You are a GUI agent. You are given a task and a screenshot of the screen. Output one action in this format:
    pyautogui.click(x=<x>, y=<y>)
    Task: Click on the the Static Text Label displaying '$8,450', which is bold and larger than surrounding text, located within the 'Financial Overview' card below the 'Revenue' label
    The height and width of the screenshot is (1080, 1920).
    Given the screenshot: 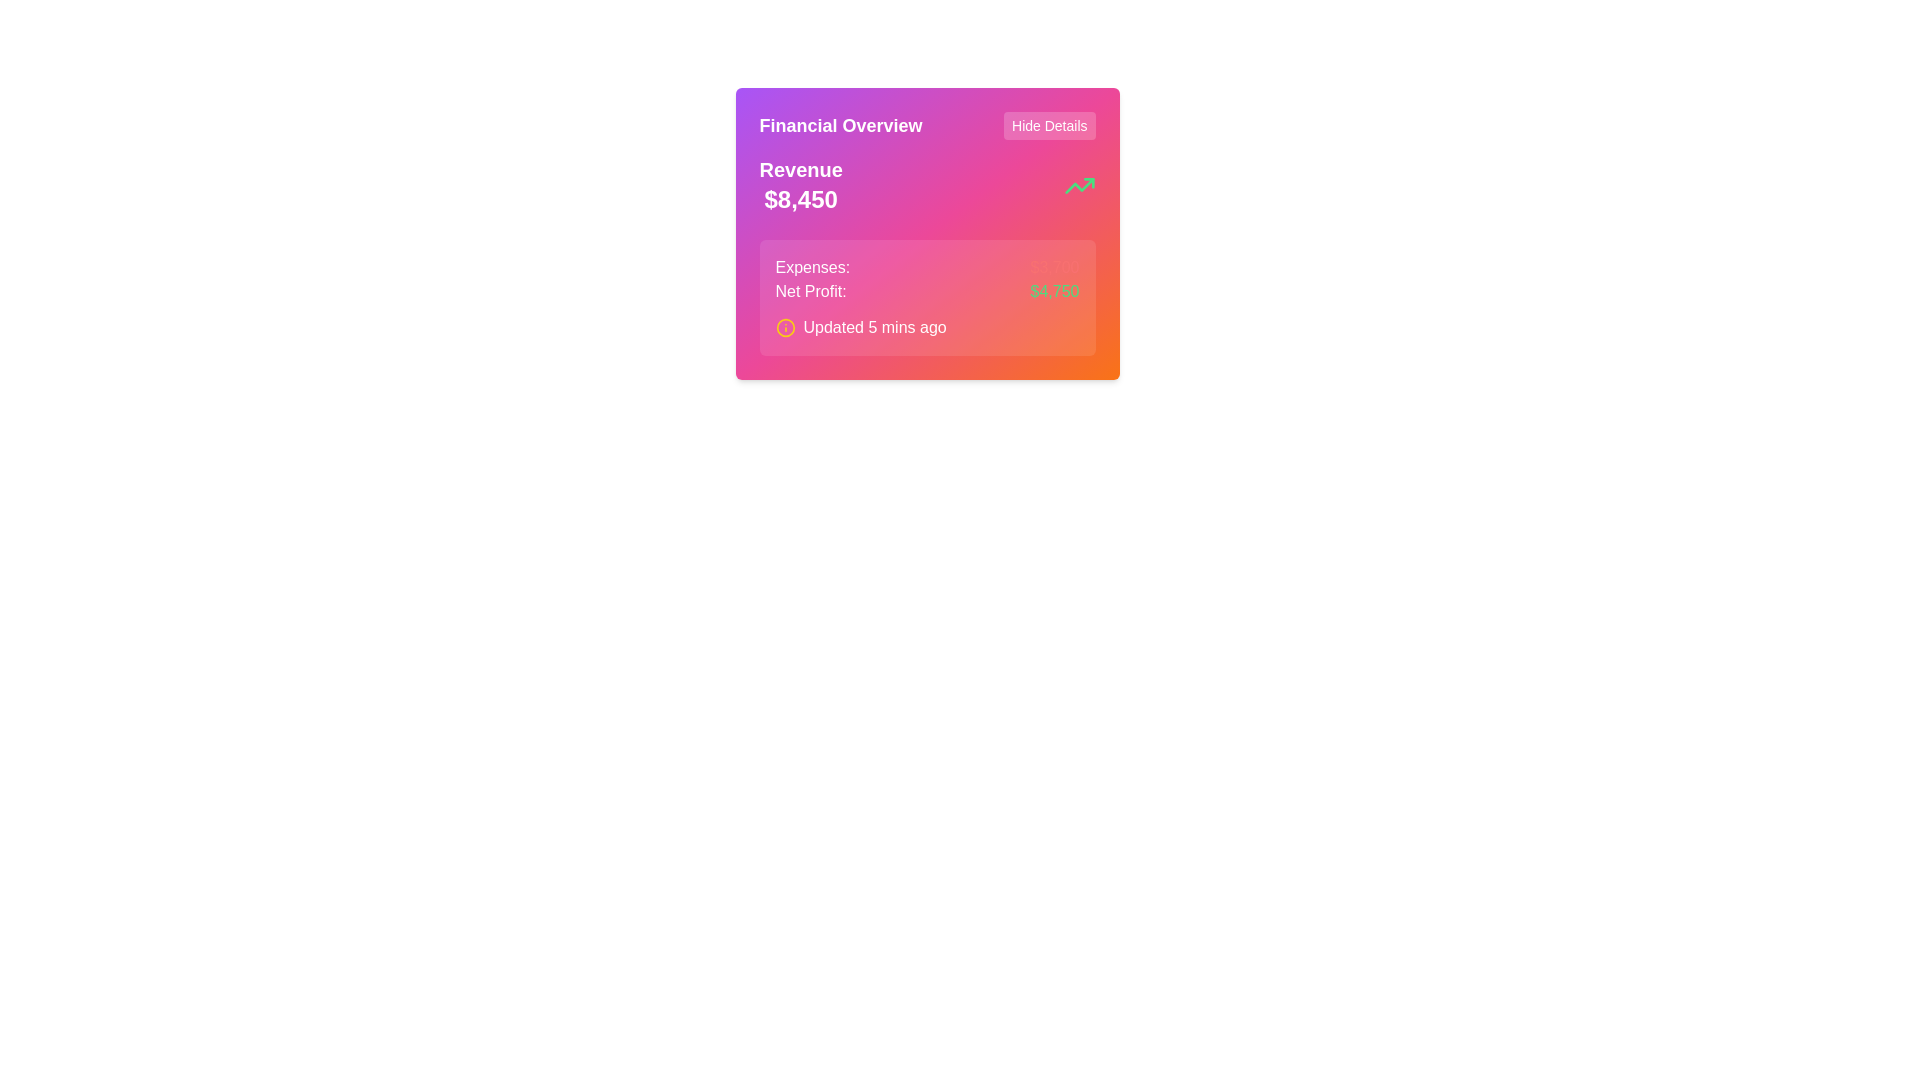 What is the action you would take?
    pyautogui.click(x=801, y=200)
    